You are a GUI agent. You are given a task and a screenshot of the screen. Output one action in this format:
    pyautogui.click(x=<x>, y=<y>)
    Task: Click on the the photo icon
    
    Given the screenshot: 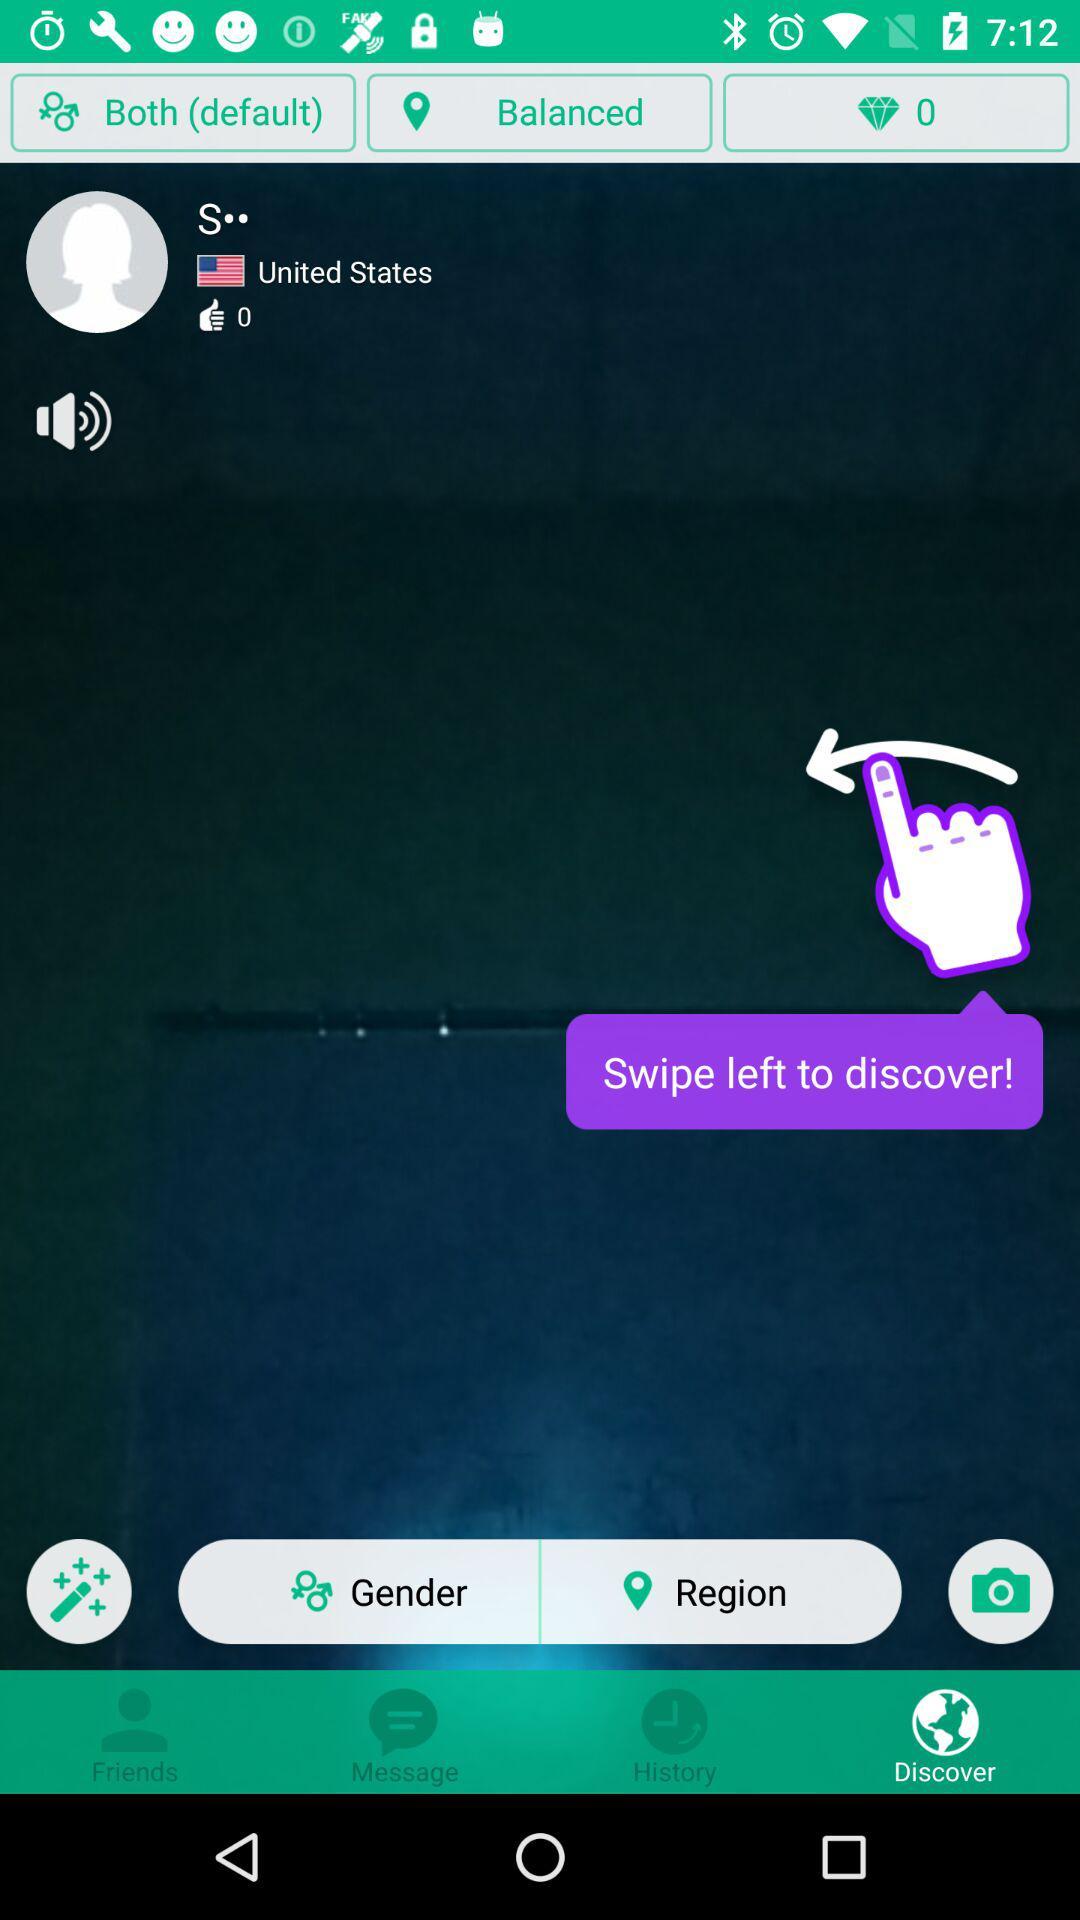 What is the action you would take?
    pyautogui.click(x=1000, y=1604)
    